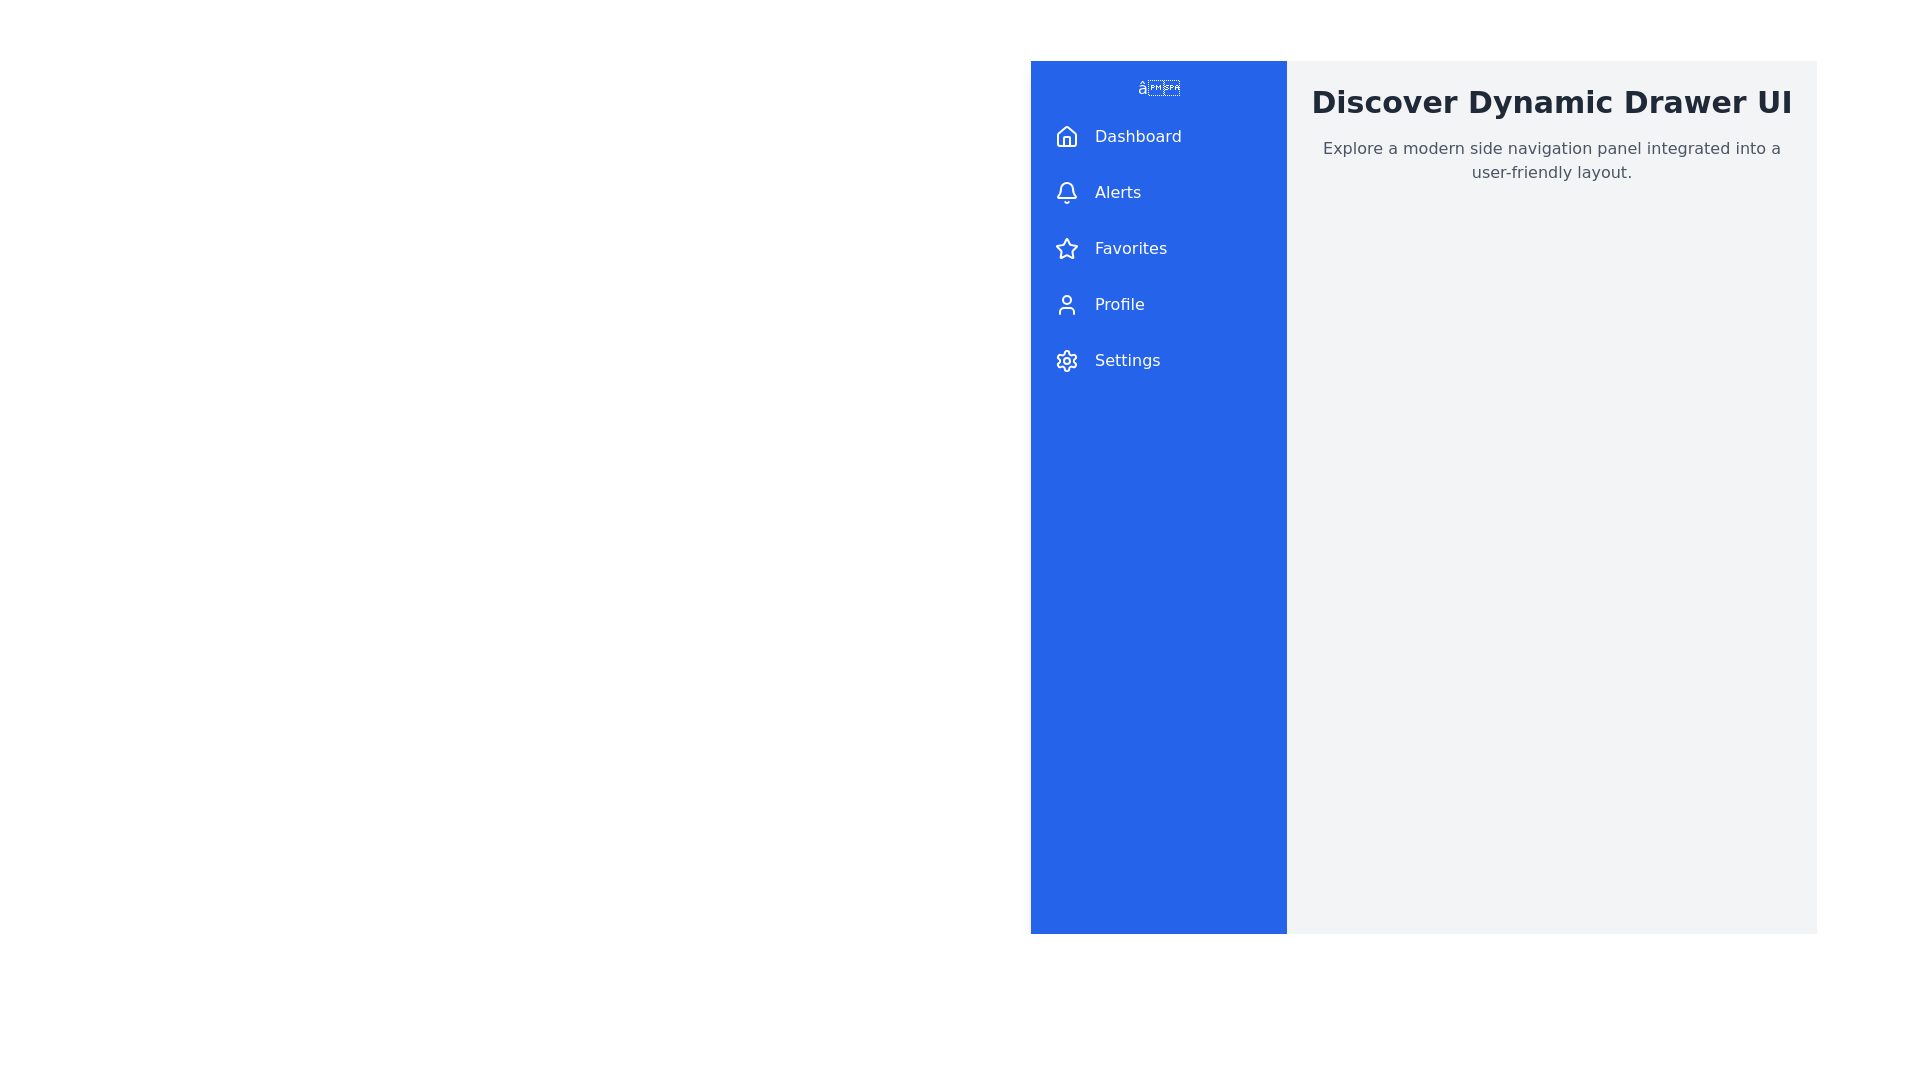 The width and height of the screenshot is (1920, 1080). Describe the element at coordinates (1065, 361) in the screenshot. I see `the gear-shaped icon with a blue background and white outline, which represents settings functionality, located in the vertical navigation bar labeled 'Settings'` at that location.